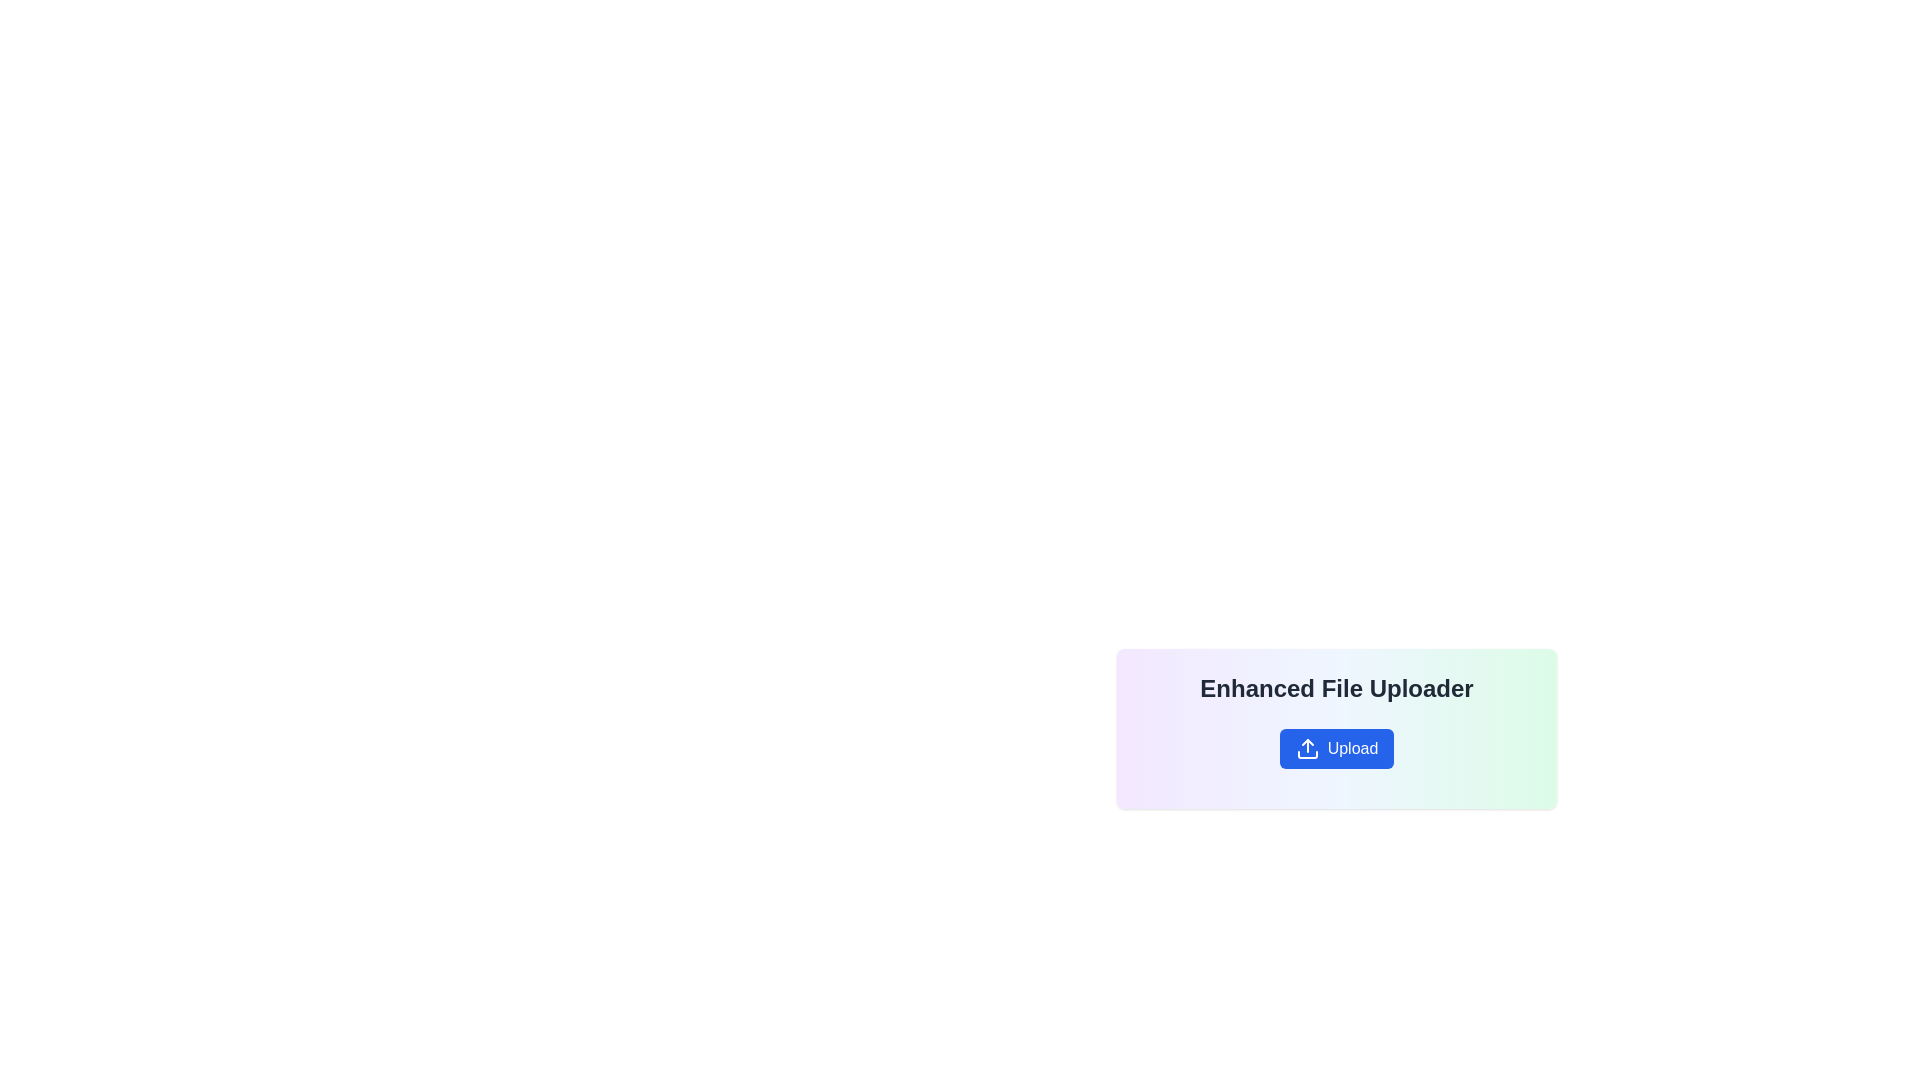 The width and height of the screenshot is (1920, 1080). I want to click on the 'Upload' button, which is a rectangular button with rounded corners, blue background, white text, and an upward arrow icon, located beneath the 'Enhanced File Uploader' text, so click(1336, 748).